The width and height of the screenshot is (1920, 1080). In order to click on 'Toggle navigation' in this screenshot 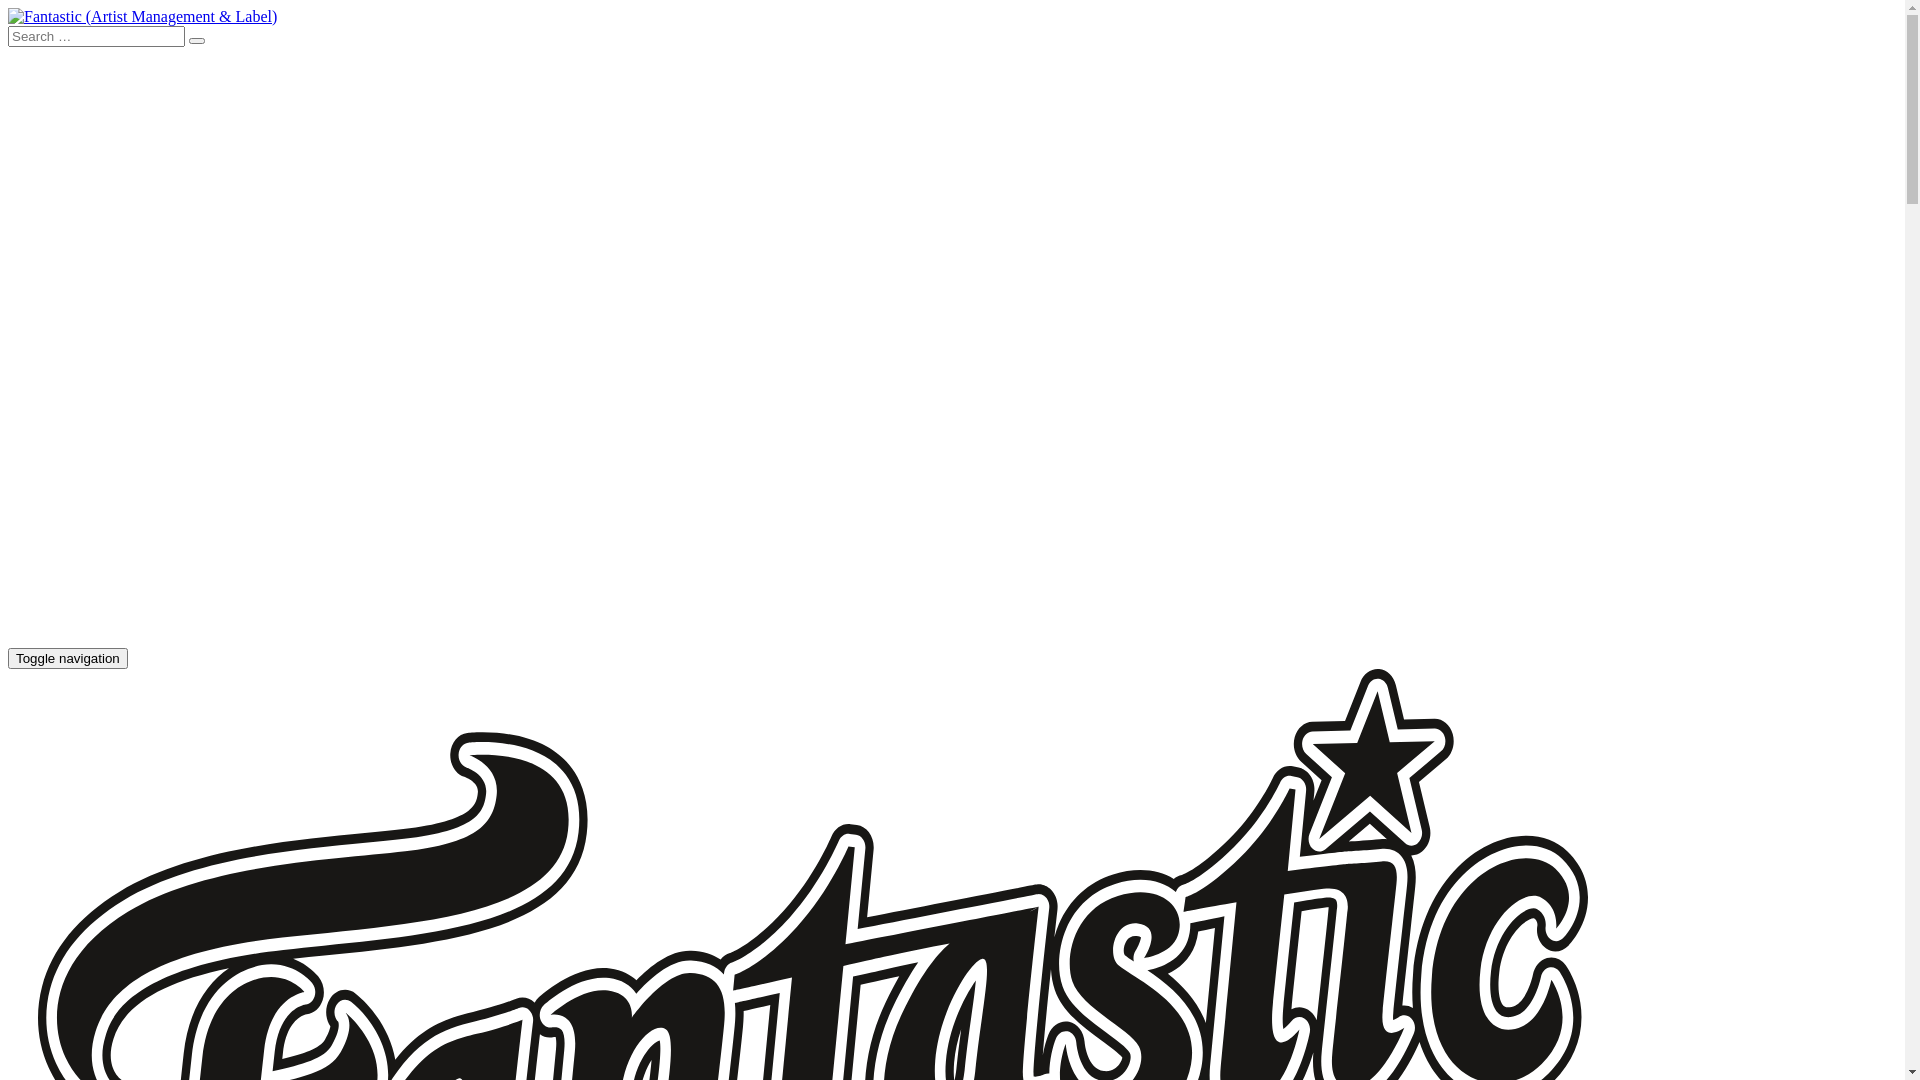, I will do `click(67, 658)`.